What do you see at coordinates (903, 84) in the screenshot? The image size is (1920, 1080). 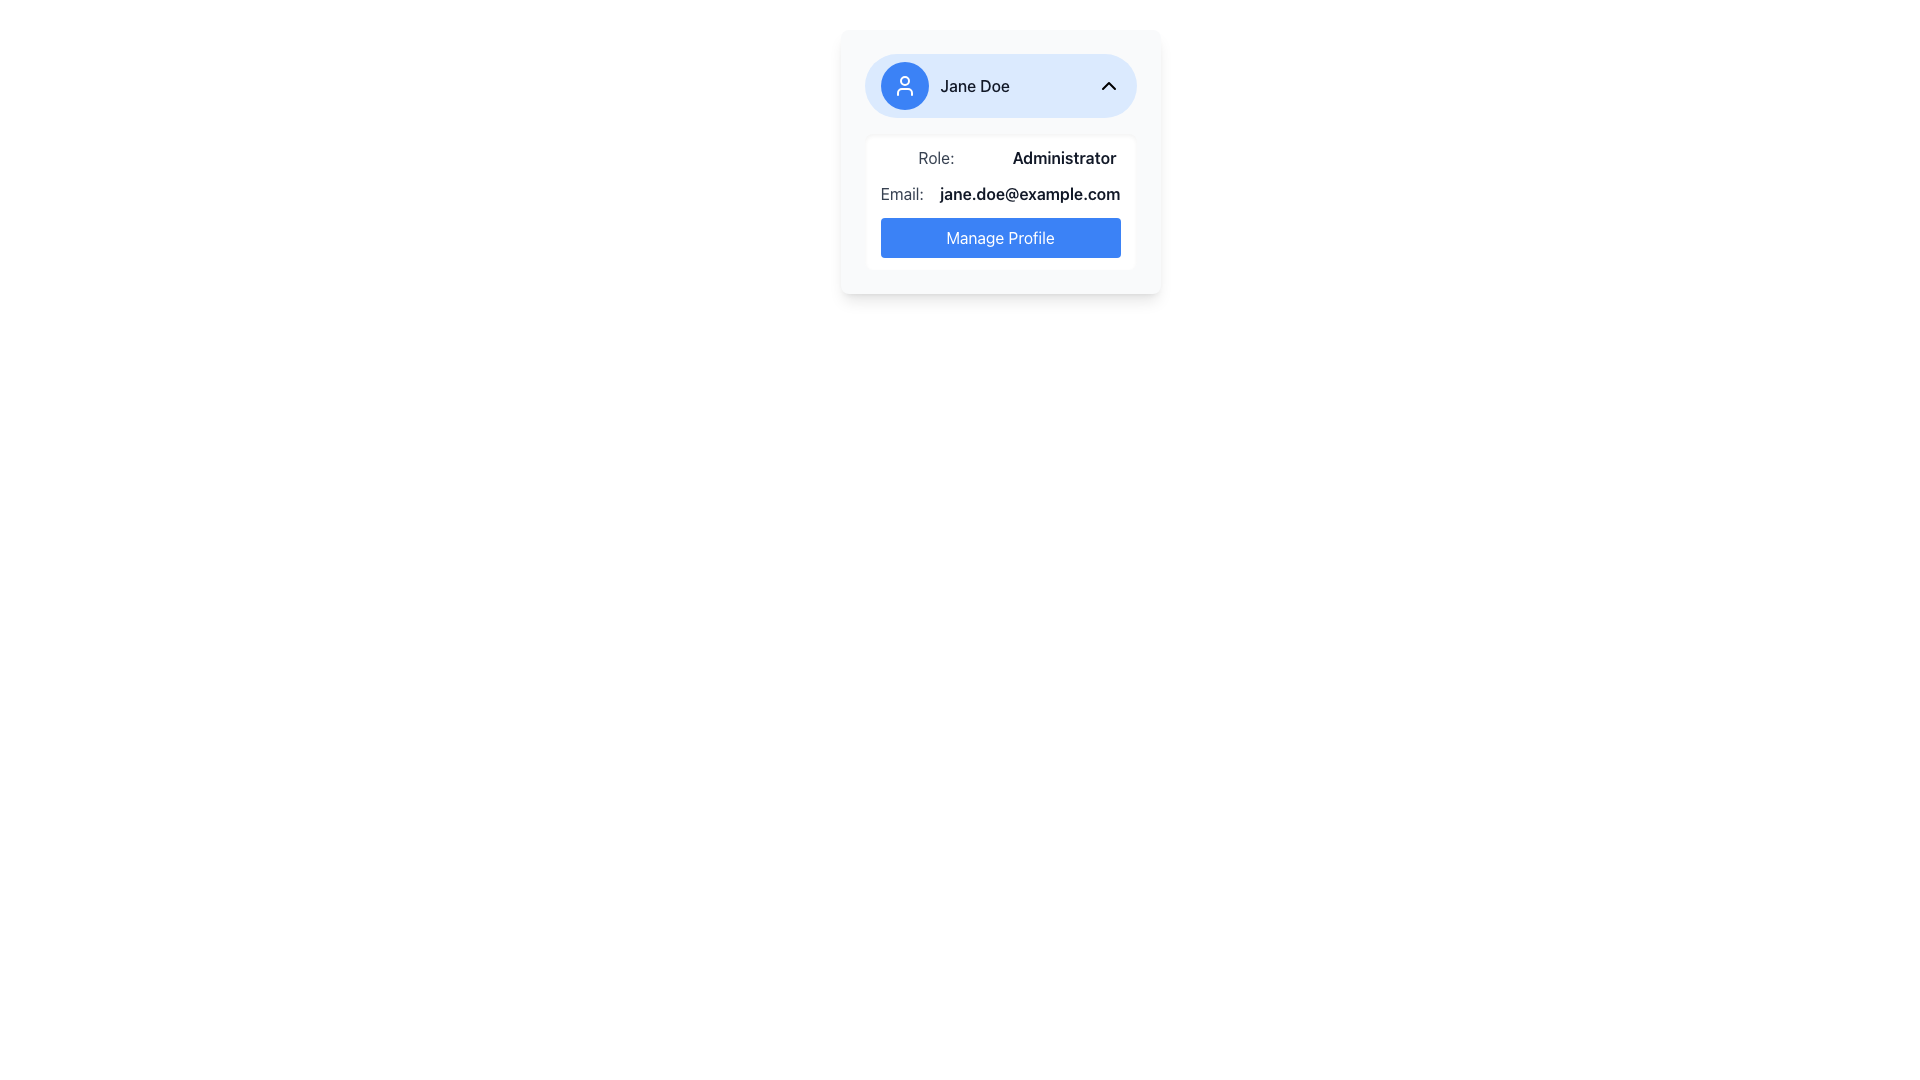 I see `the user's avatar SVG icon located` at bounding box center [903, 84].